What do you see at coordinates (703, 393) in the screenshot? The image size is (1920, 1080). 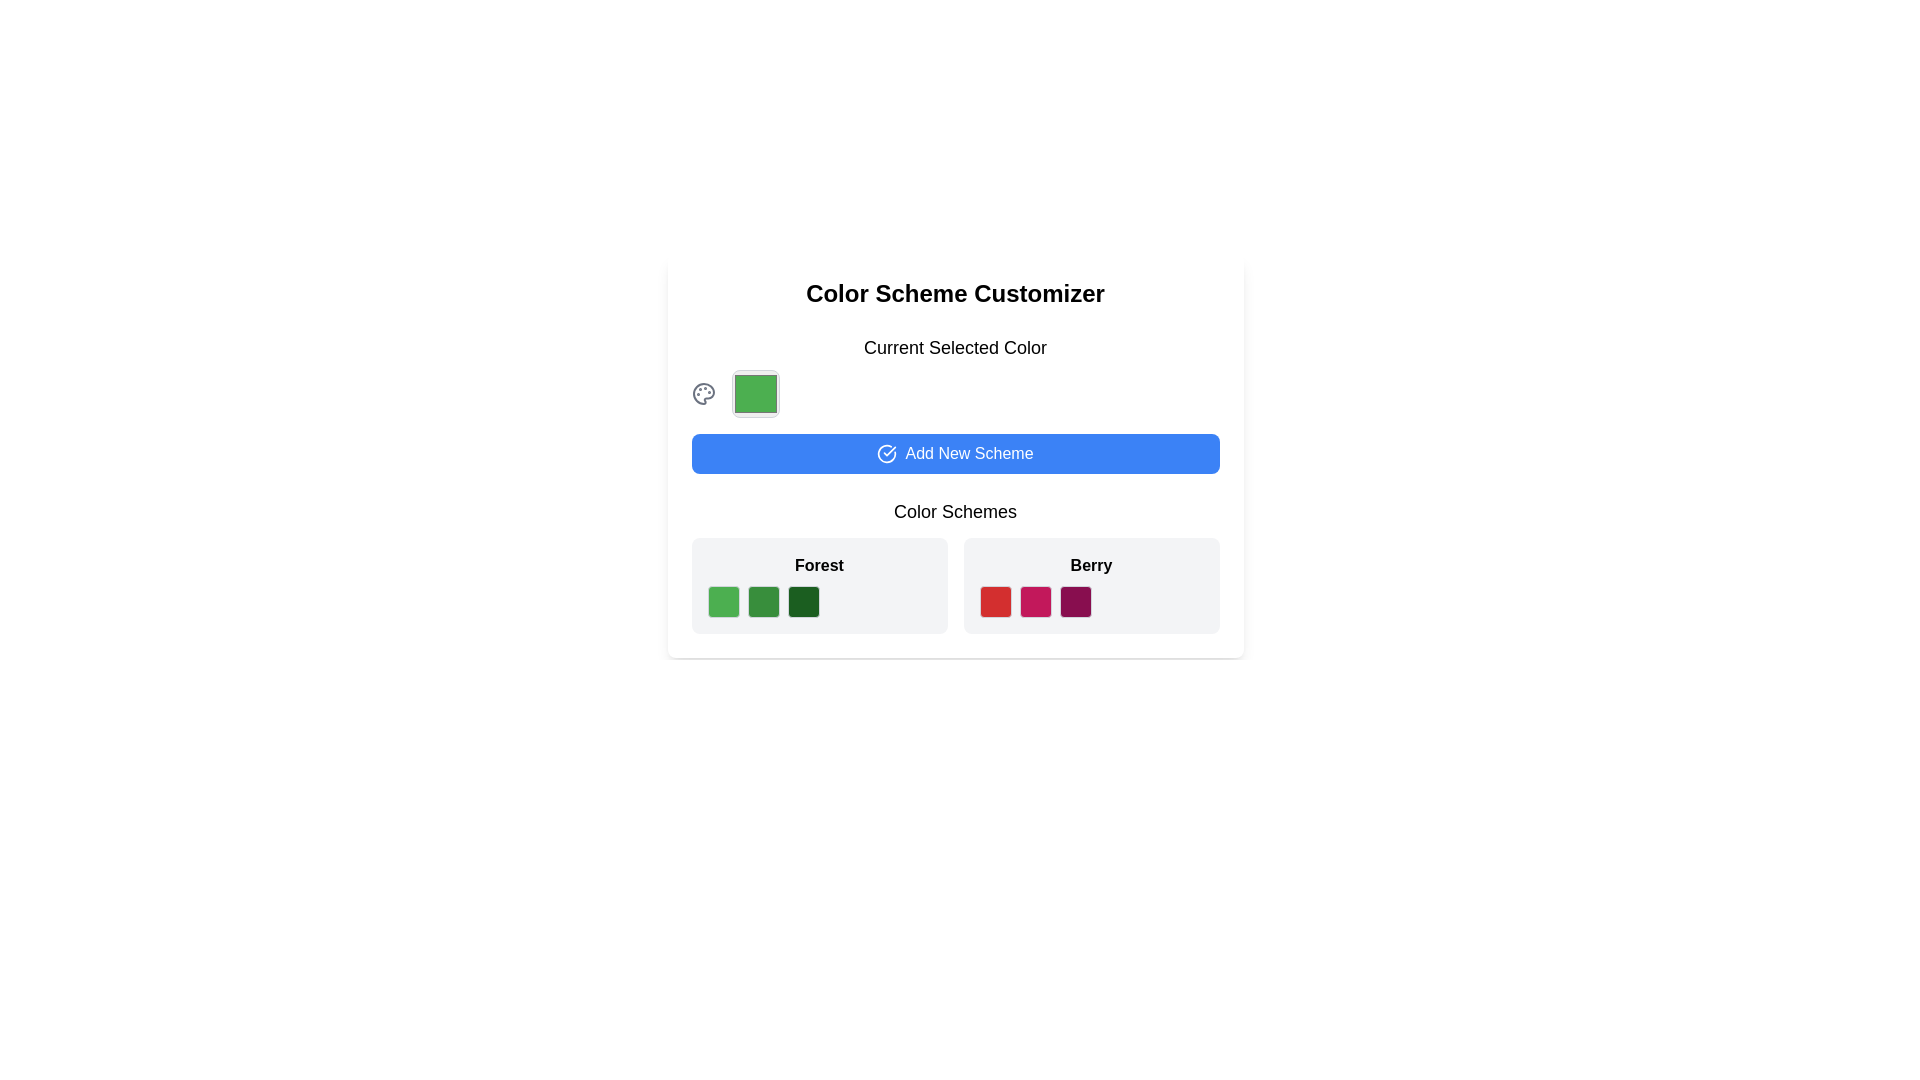 I see `the gray palette icon with colored dots located to the left of the green square in the color scheme customizer interface` at bounding box center [703, 393].